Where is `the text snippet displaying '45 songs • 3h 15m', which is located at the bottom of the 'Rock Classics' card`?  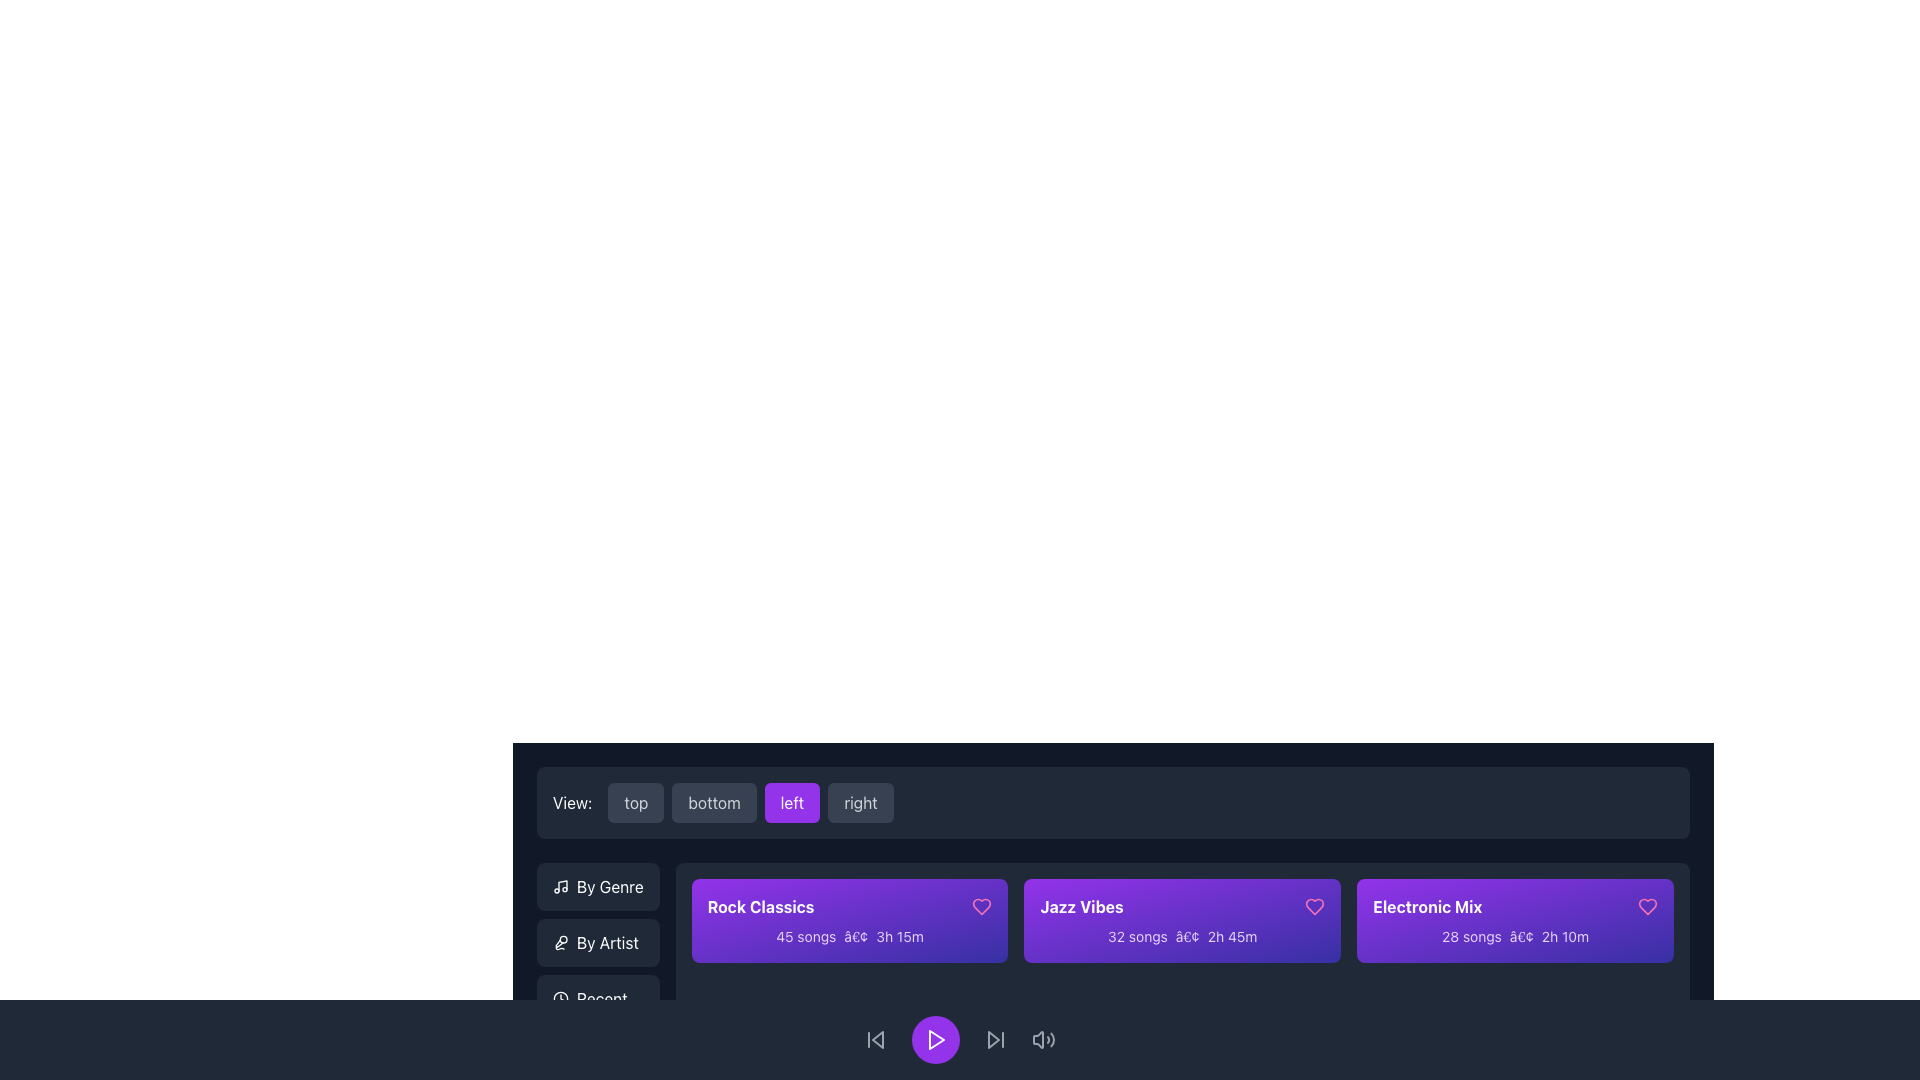
the text snippet displaying '45 songs • 3h 15m', which is located at the bottom of the 'Rock Classics' card is located at coordinates (849, 937).